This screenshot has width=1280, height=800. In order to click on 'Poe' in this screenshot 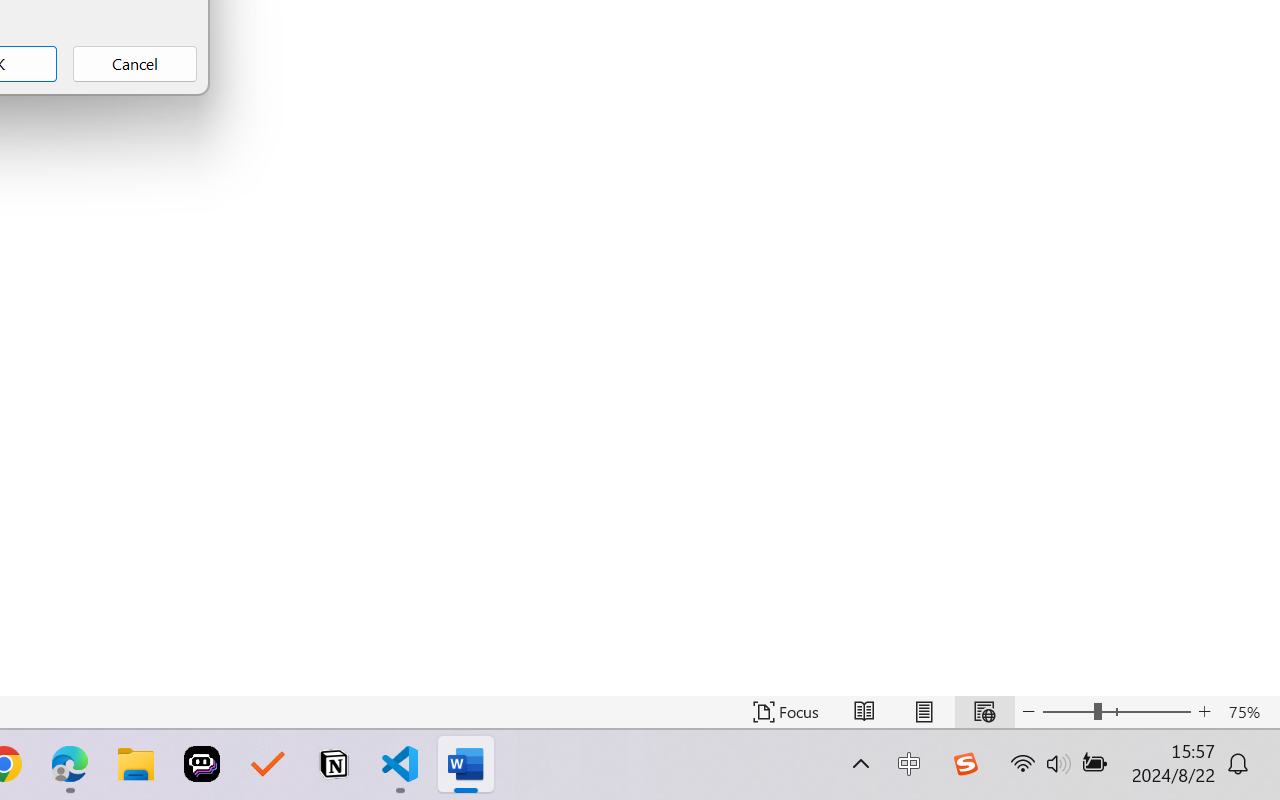, I will do `click(202, 764)`.